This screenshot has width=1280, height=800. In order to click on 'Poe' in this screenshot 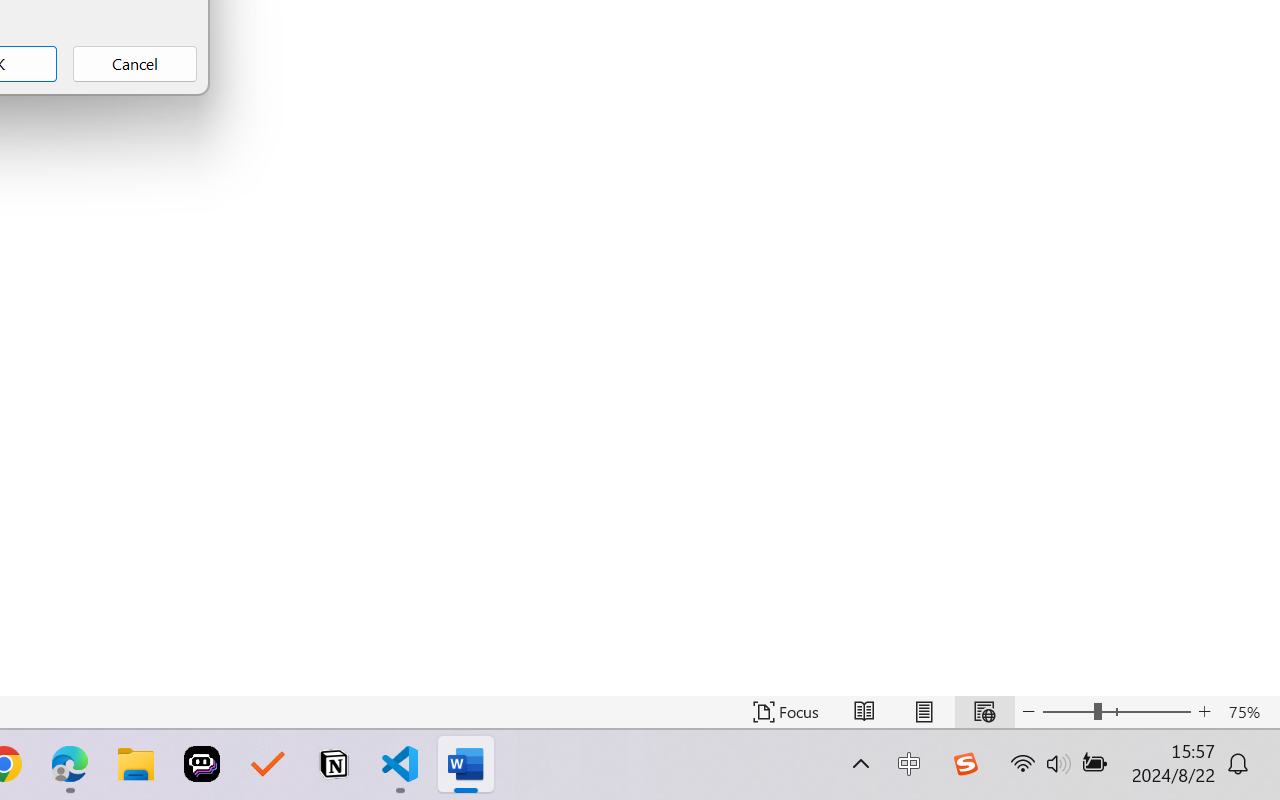, I will do `click(202, 764)`.